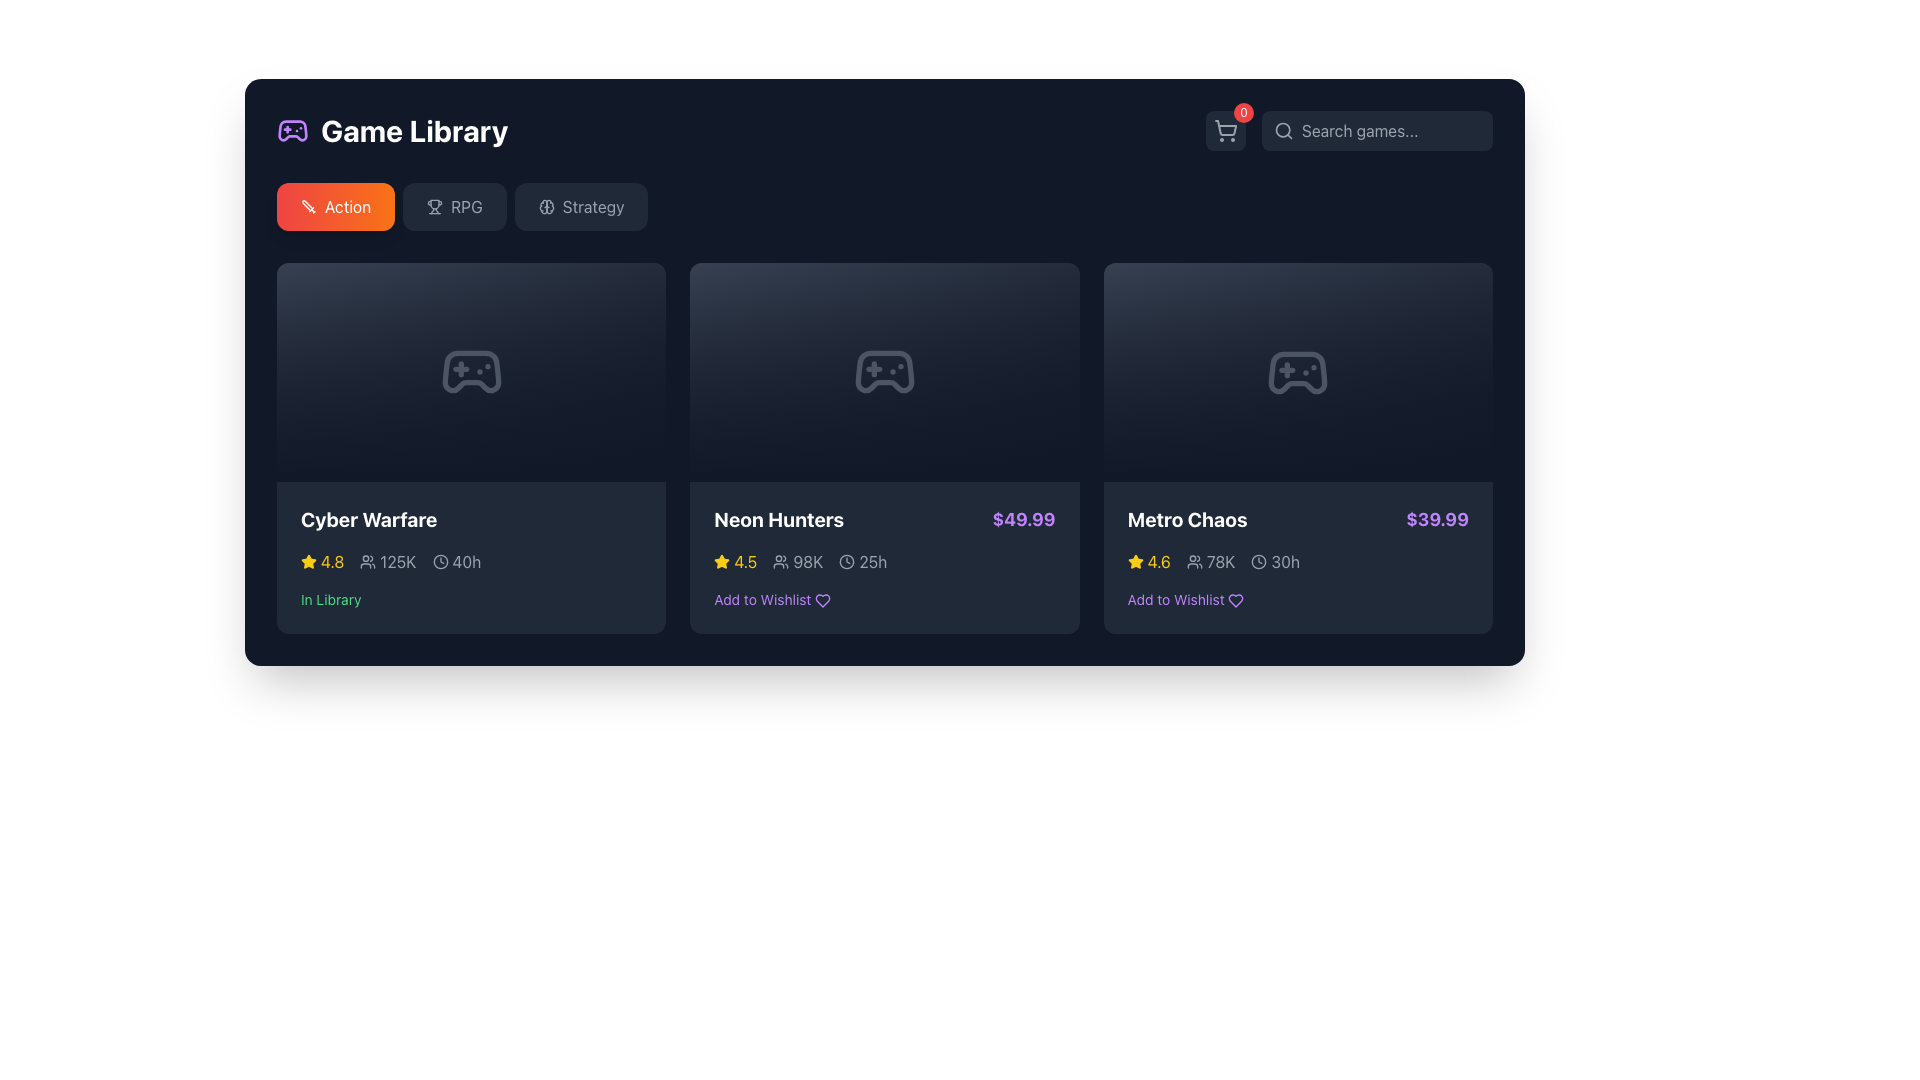 The height and width of the screenshot is (1080, 1920). What do you see at coordinates (470, 562) in the screenshot?
I see `information displayed in the group of indicators below the title 'Cyber Warfare', which includes a rating of 4.8, 125K users, and 40 hours of gameplay` at bounding box center [470, 562].